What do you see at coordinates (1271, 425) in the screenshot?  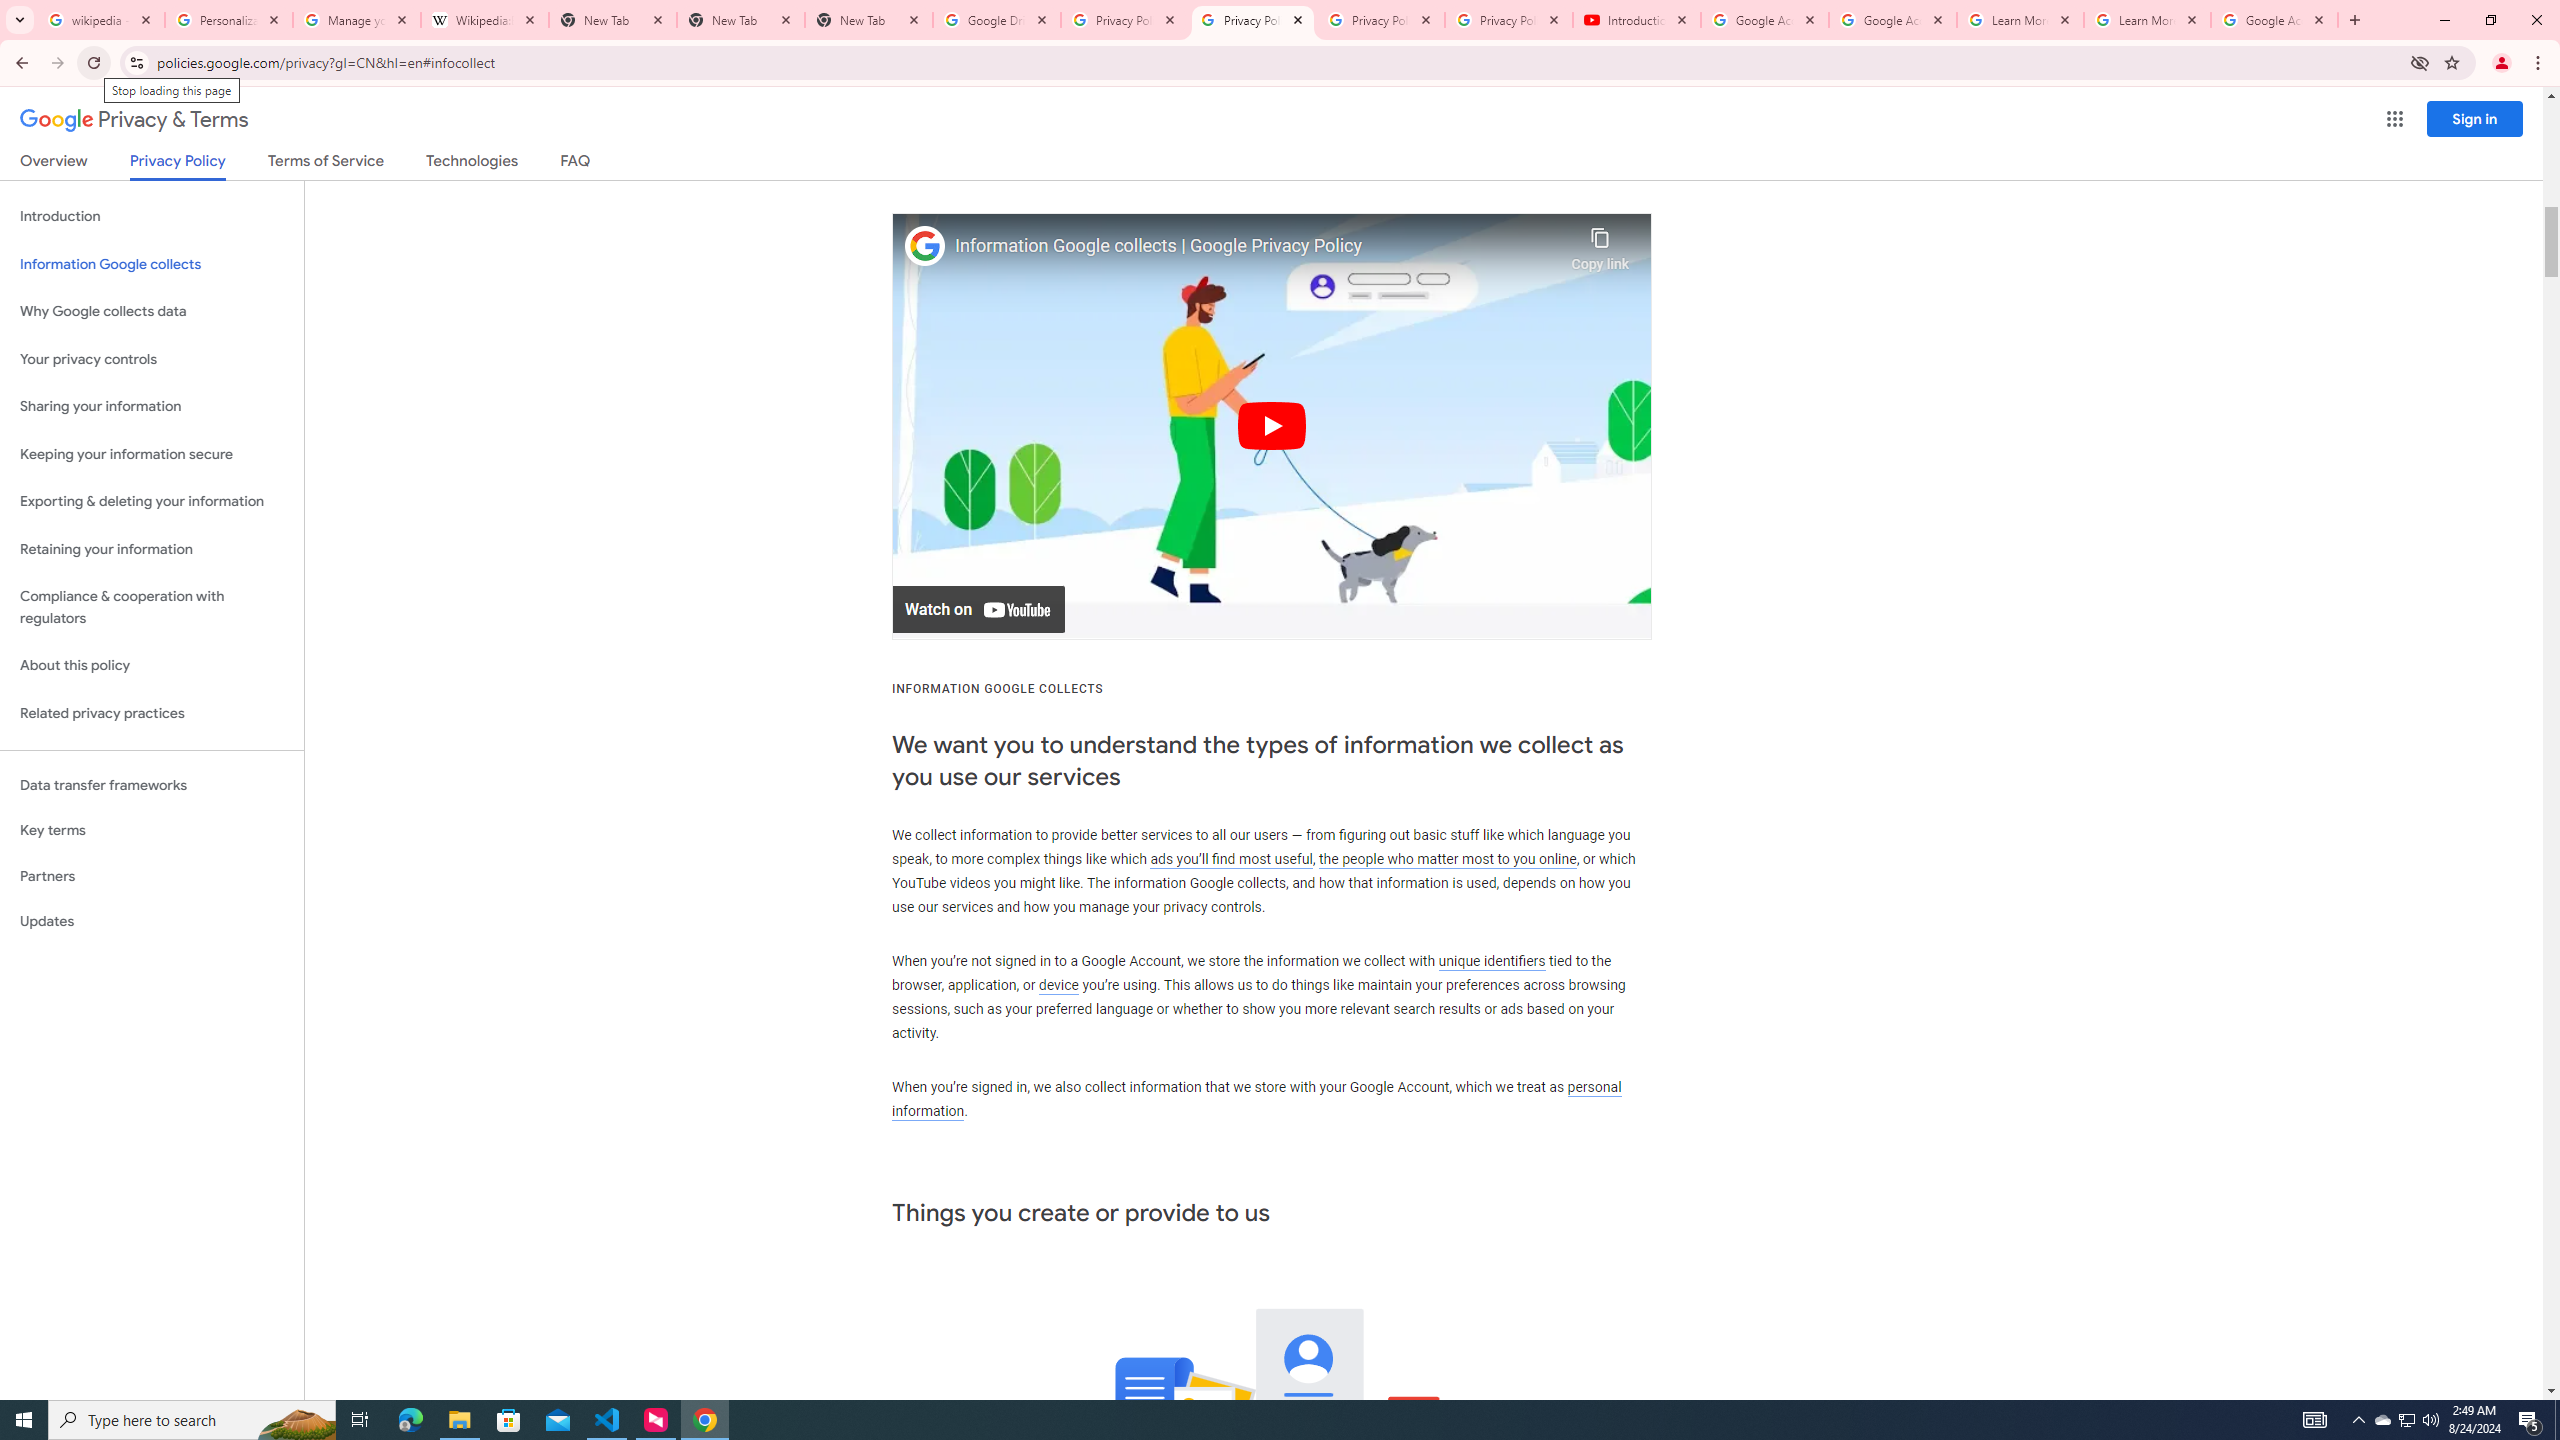 I see `'Play'` at bounding box center [1271, 425].